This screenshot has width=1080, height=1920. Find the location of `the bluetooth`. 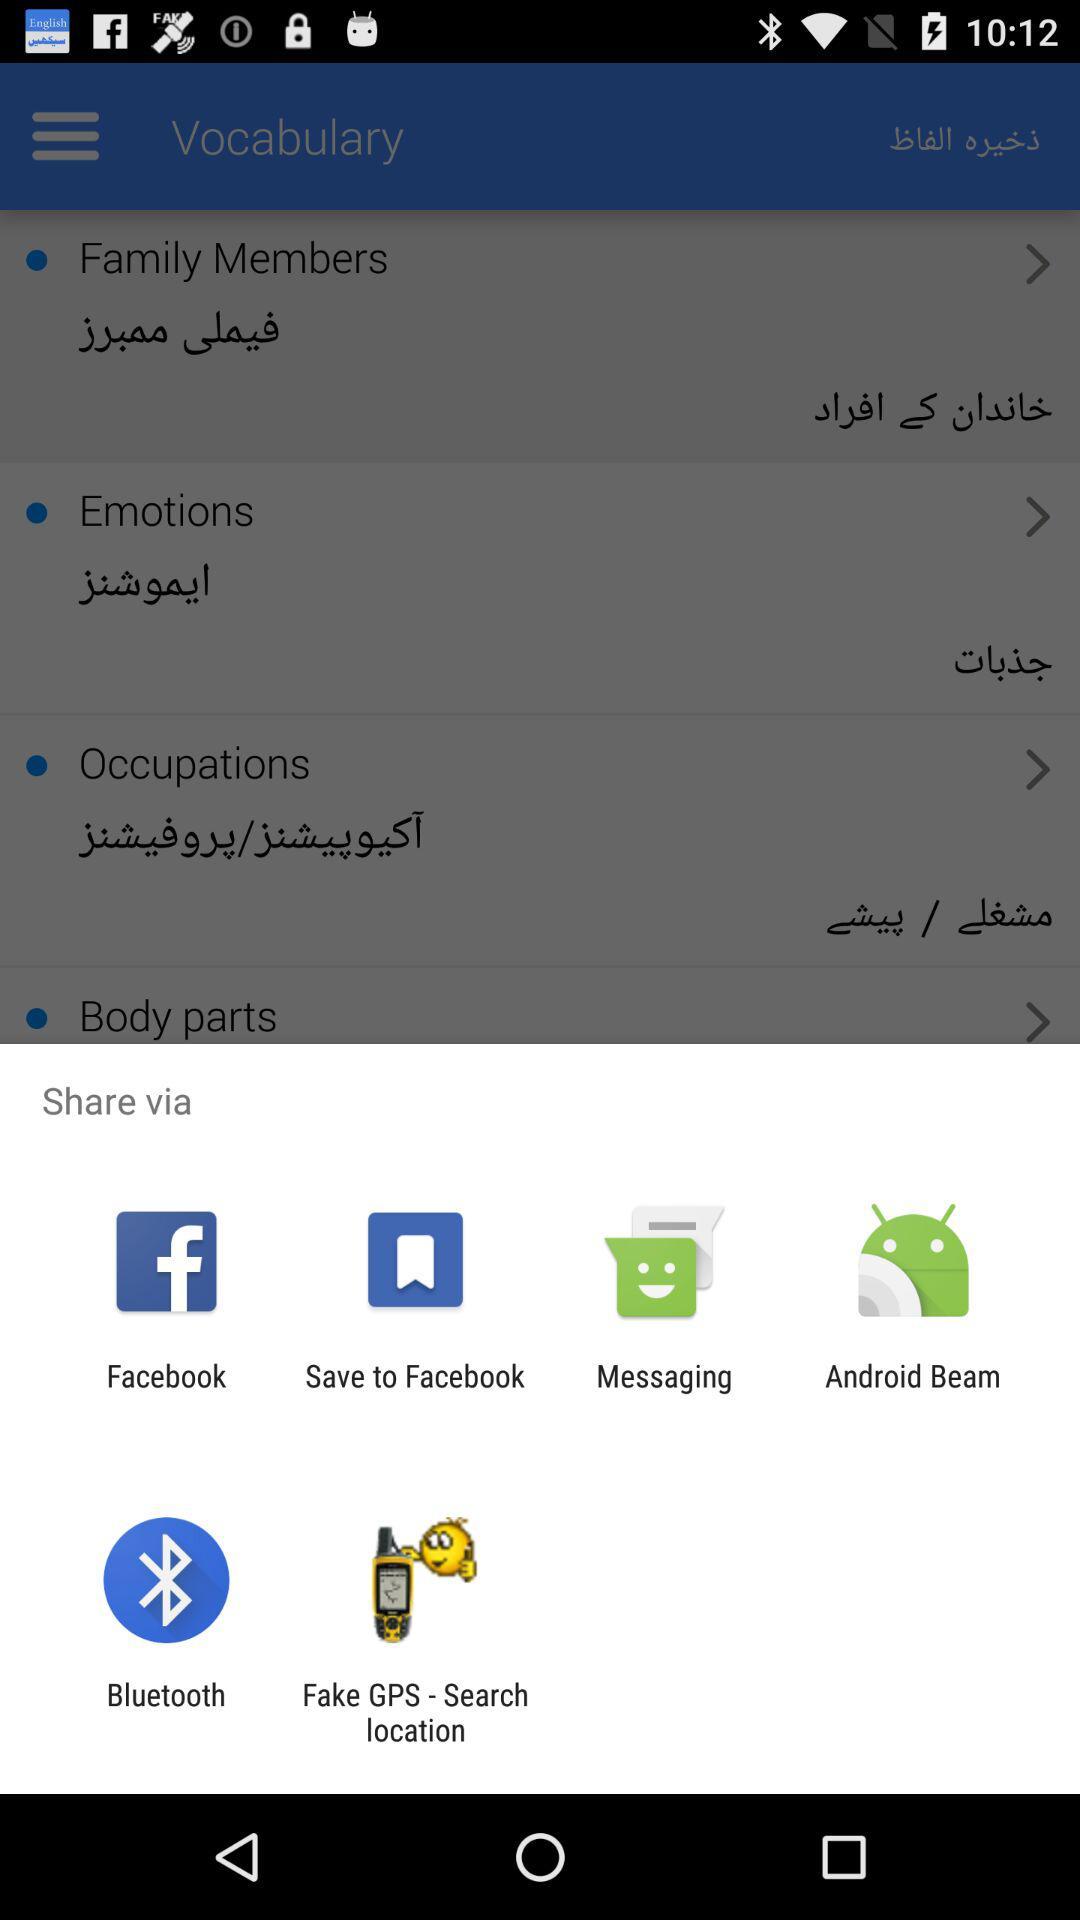

the bluetooth is located at coordinates (165, 1711).